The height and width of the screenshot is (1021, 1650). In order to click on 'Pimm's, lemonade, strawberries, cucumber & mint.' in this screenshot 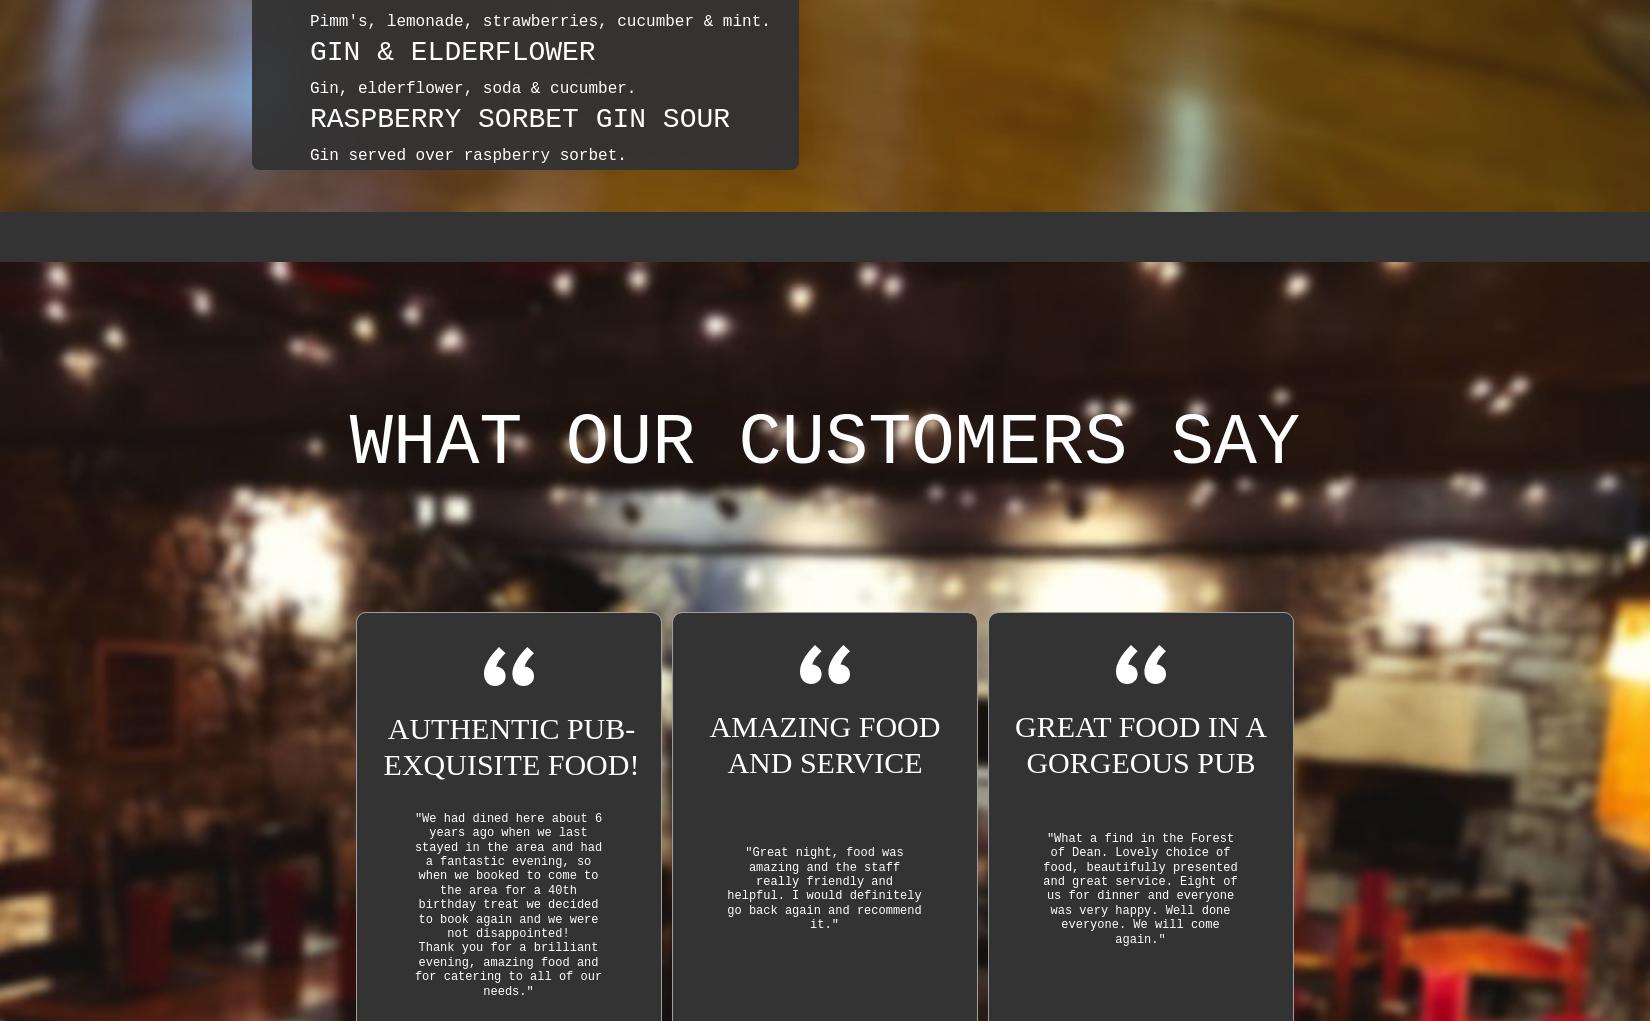, I will do `click(539, 20)`.